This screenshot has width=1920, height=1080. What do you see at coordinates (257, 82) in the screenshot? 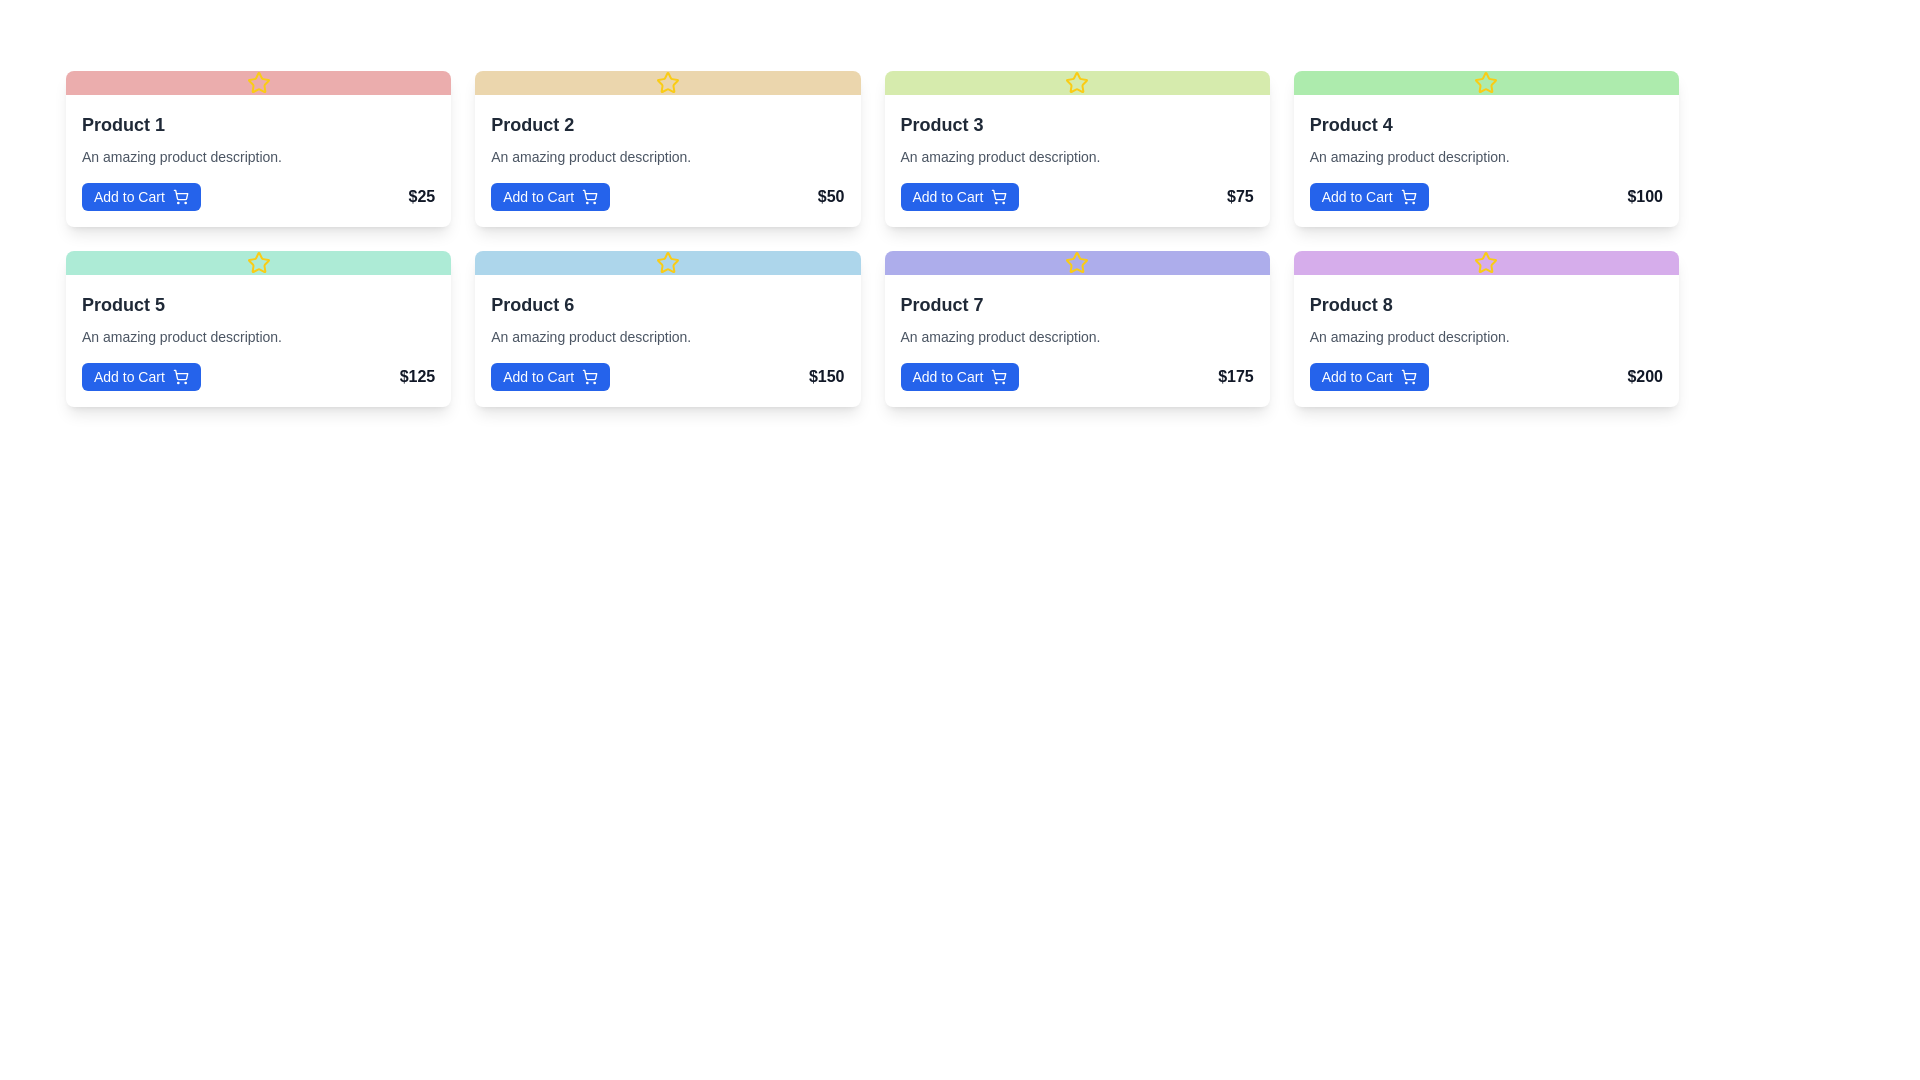
I see `the golden star icon located in the header section of the card titled 'Product 1', which has a light red background and is positioned in the top-left corner of the grid` at bounding box center [257, 82].